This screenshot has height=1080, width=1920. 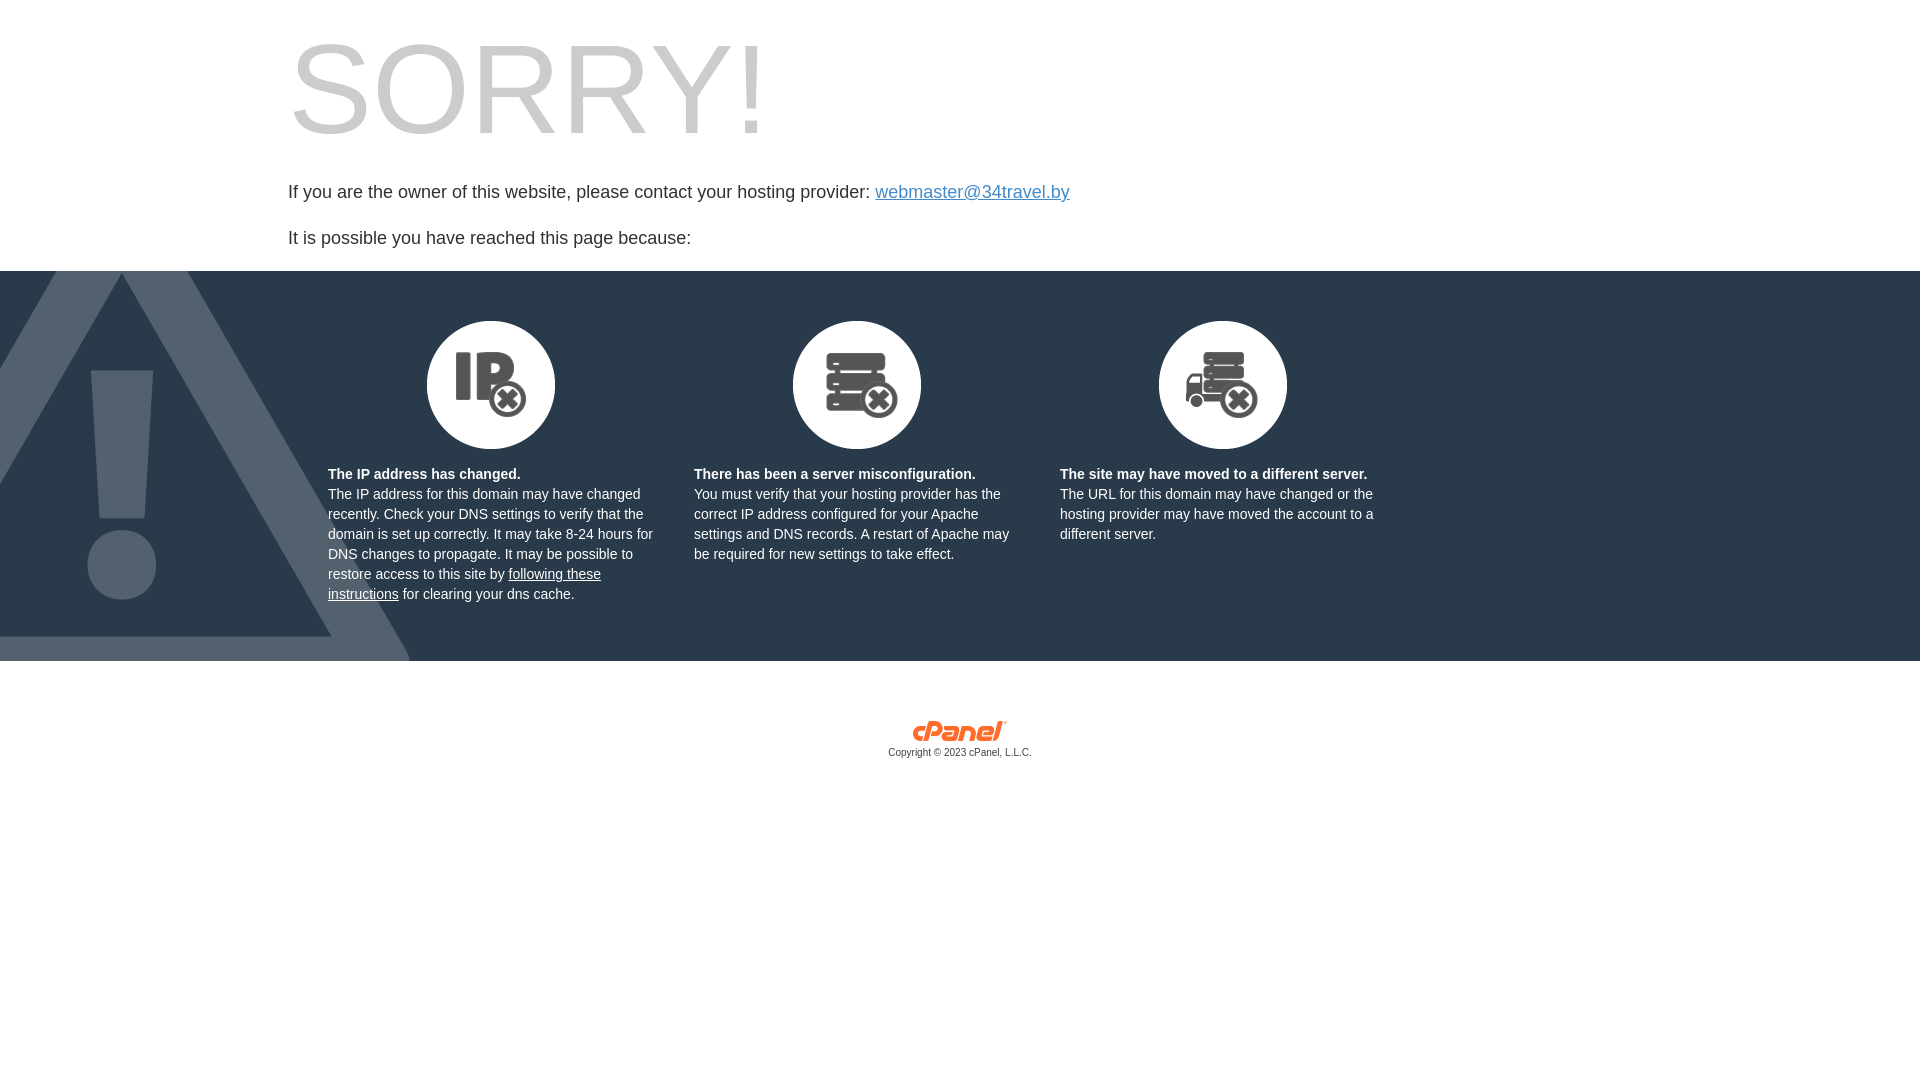 What do you see at coordinates (971, 192) in the screenshot?
I see `'webmaster@34travel.by'` at bounding box center [971, 192].